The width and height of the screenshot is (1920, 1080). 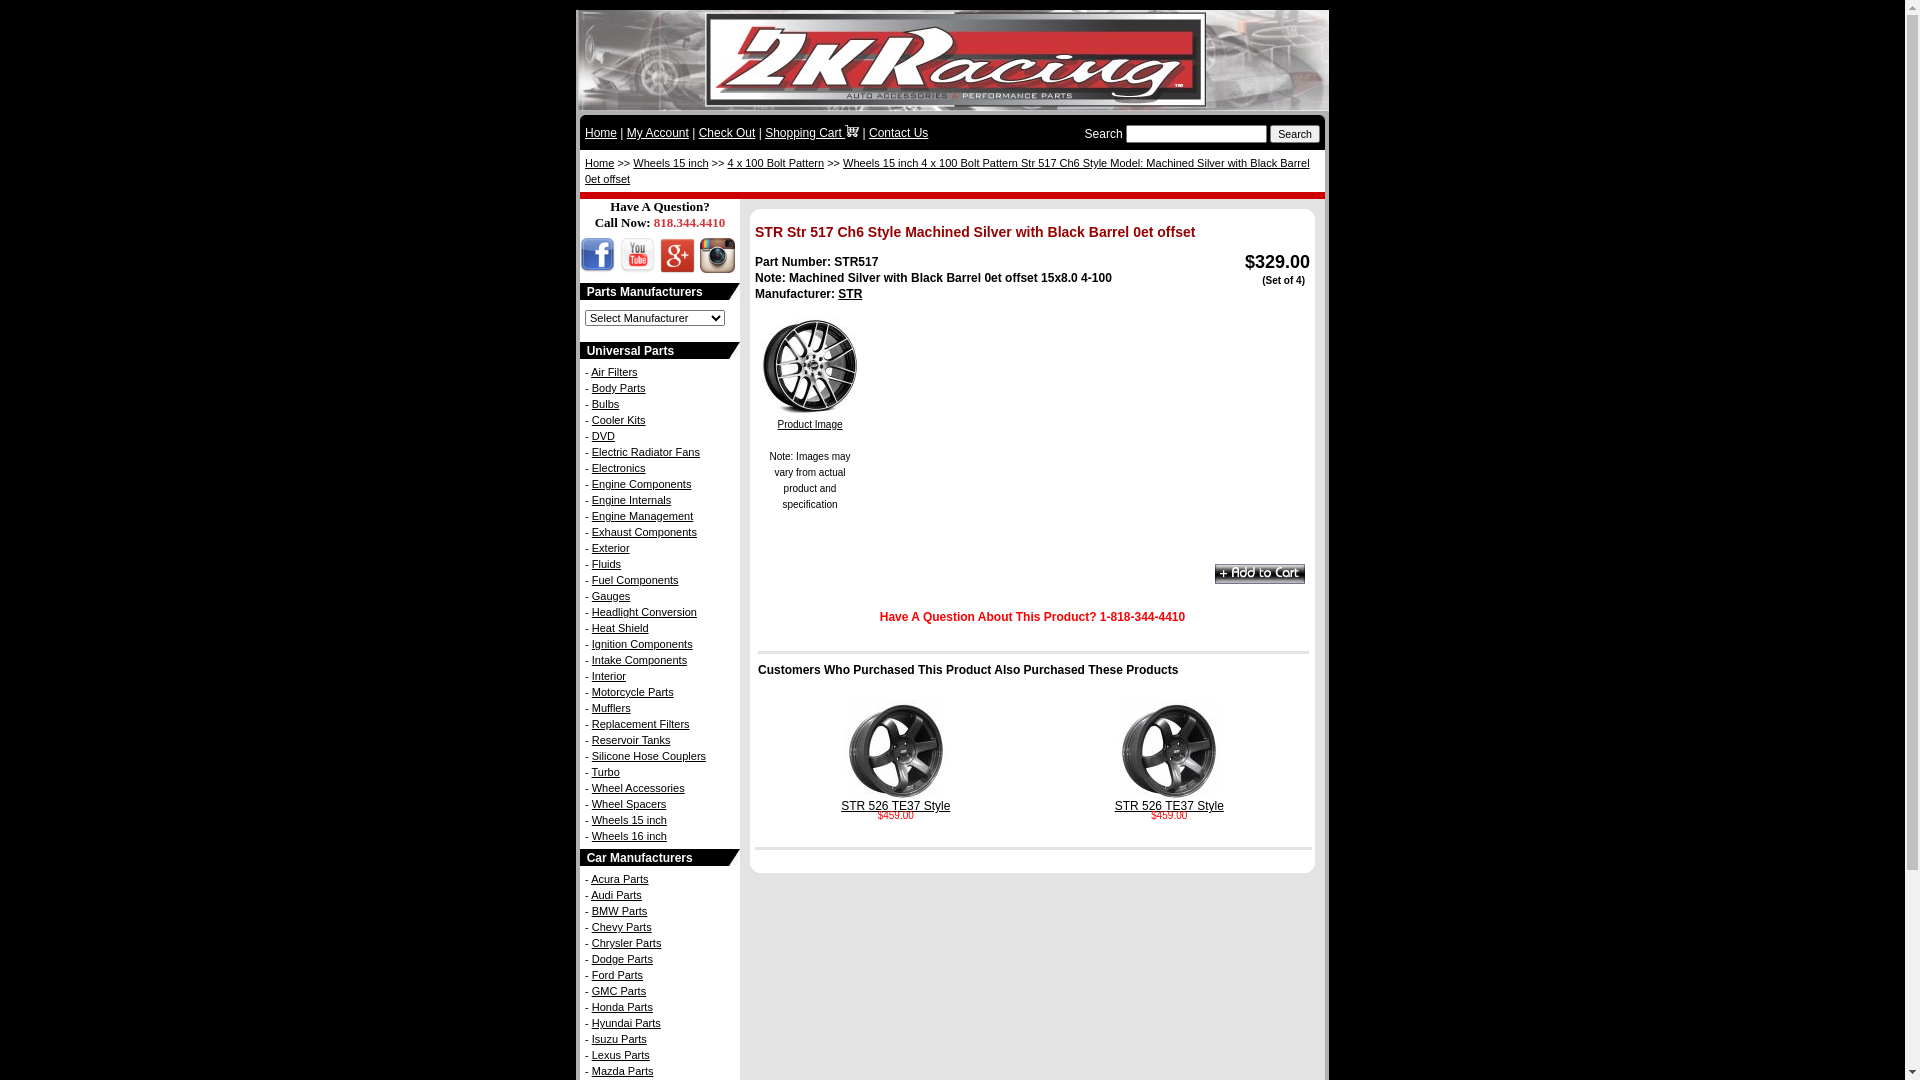 I want to click on 'Product Image', so click(x=810, y=418).